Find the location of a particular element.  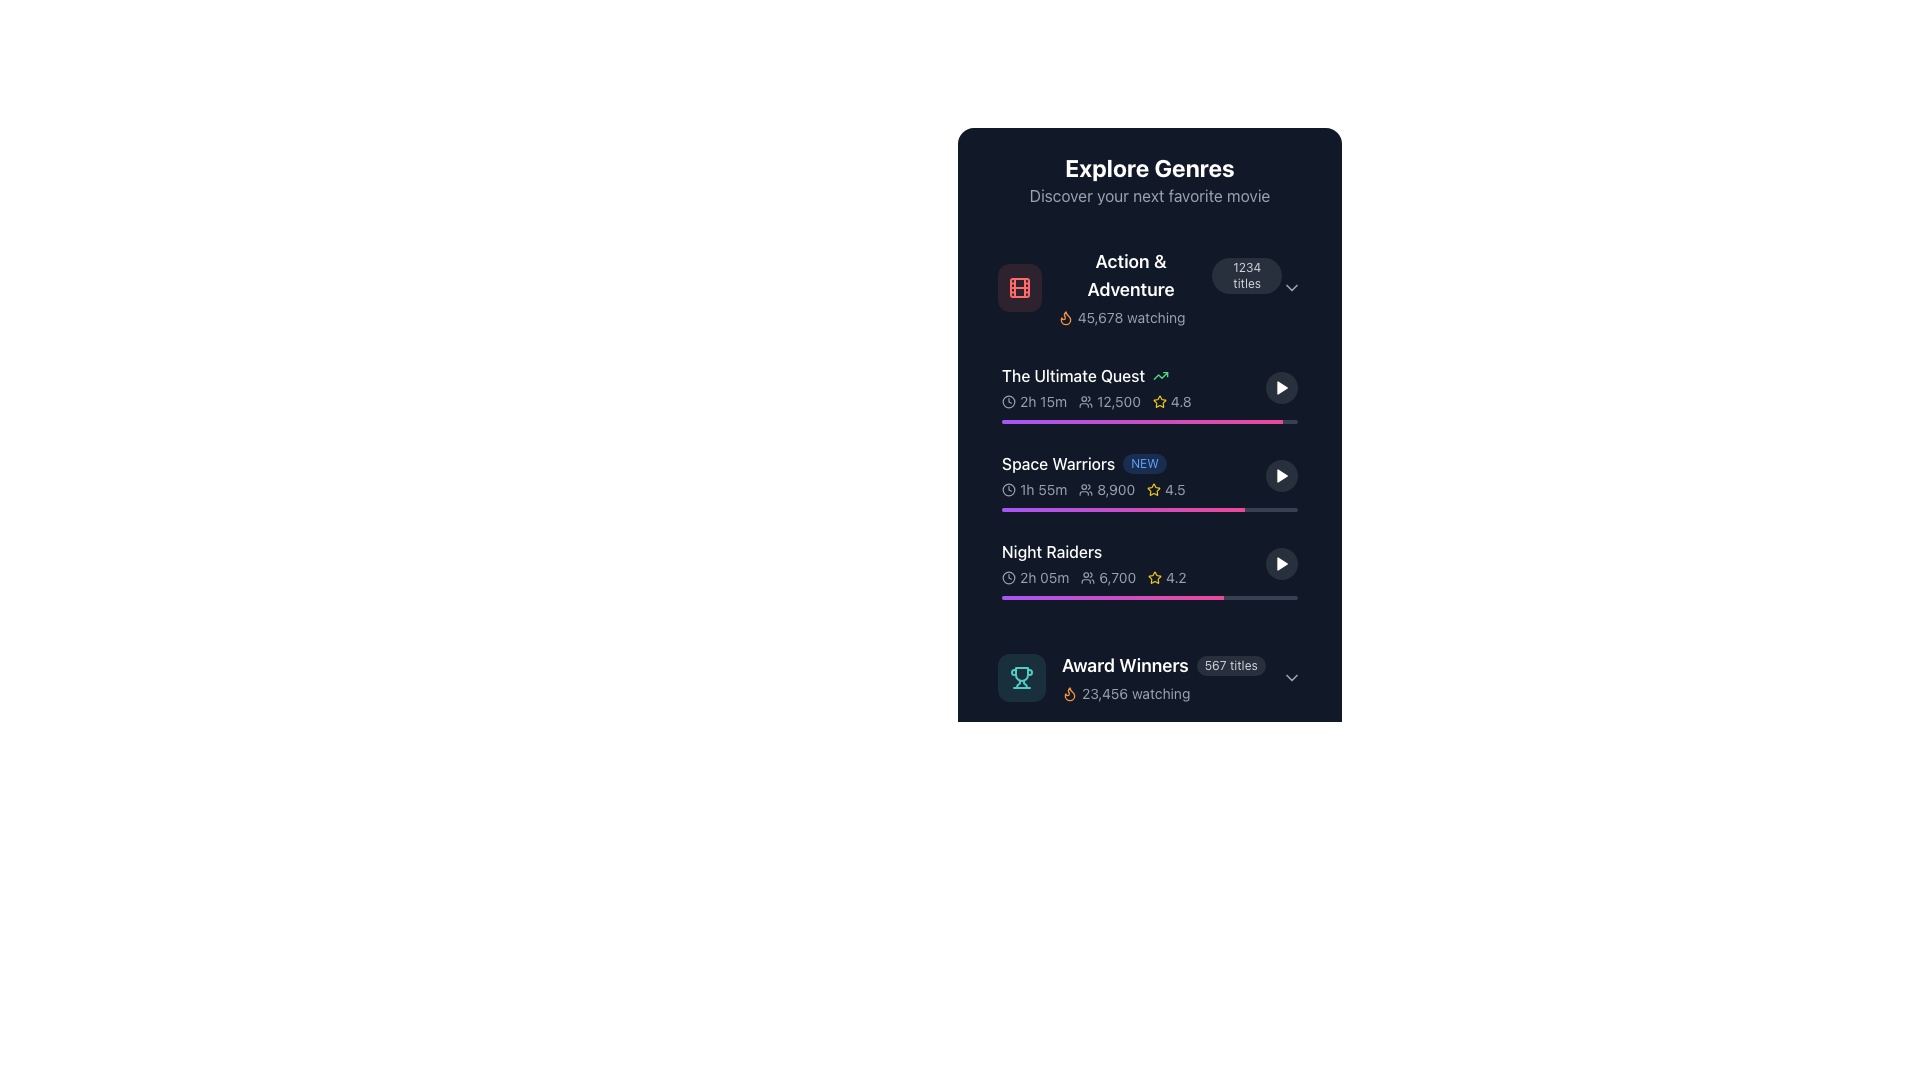

the Text element indicating the number of people currently watching content in the 'Award Winners' category, located below the 'Award Winners' title and '567 titles' component in the 'Explore Genres' section is located at coordinates (1163, 693).